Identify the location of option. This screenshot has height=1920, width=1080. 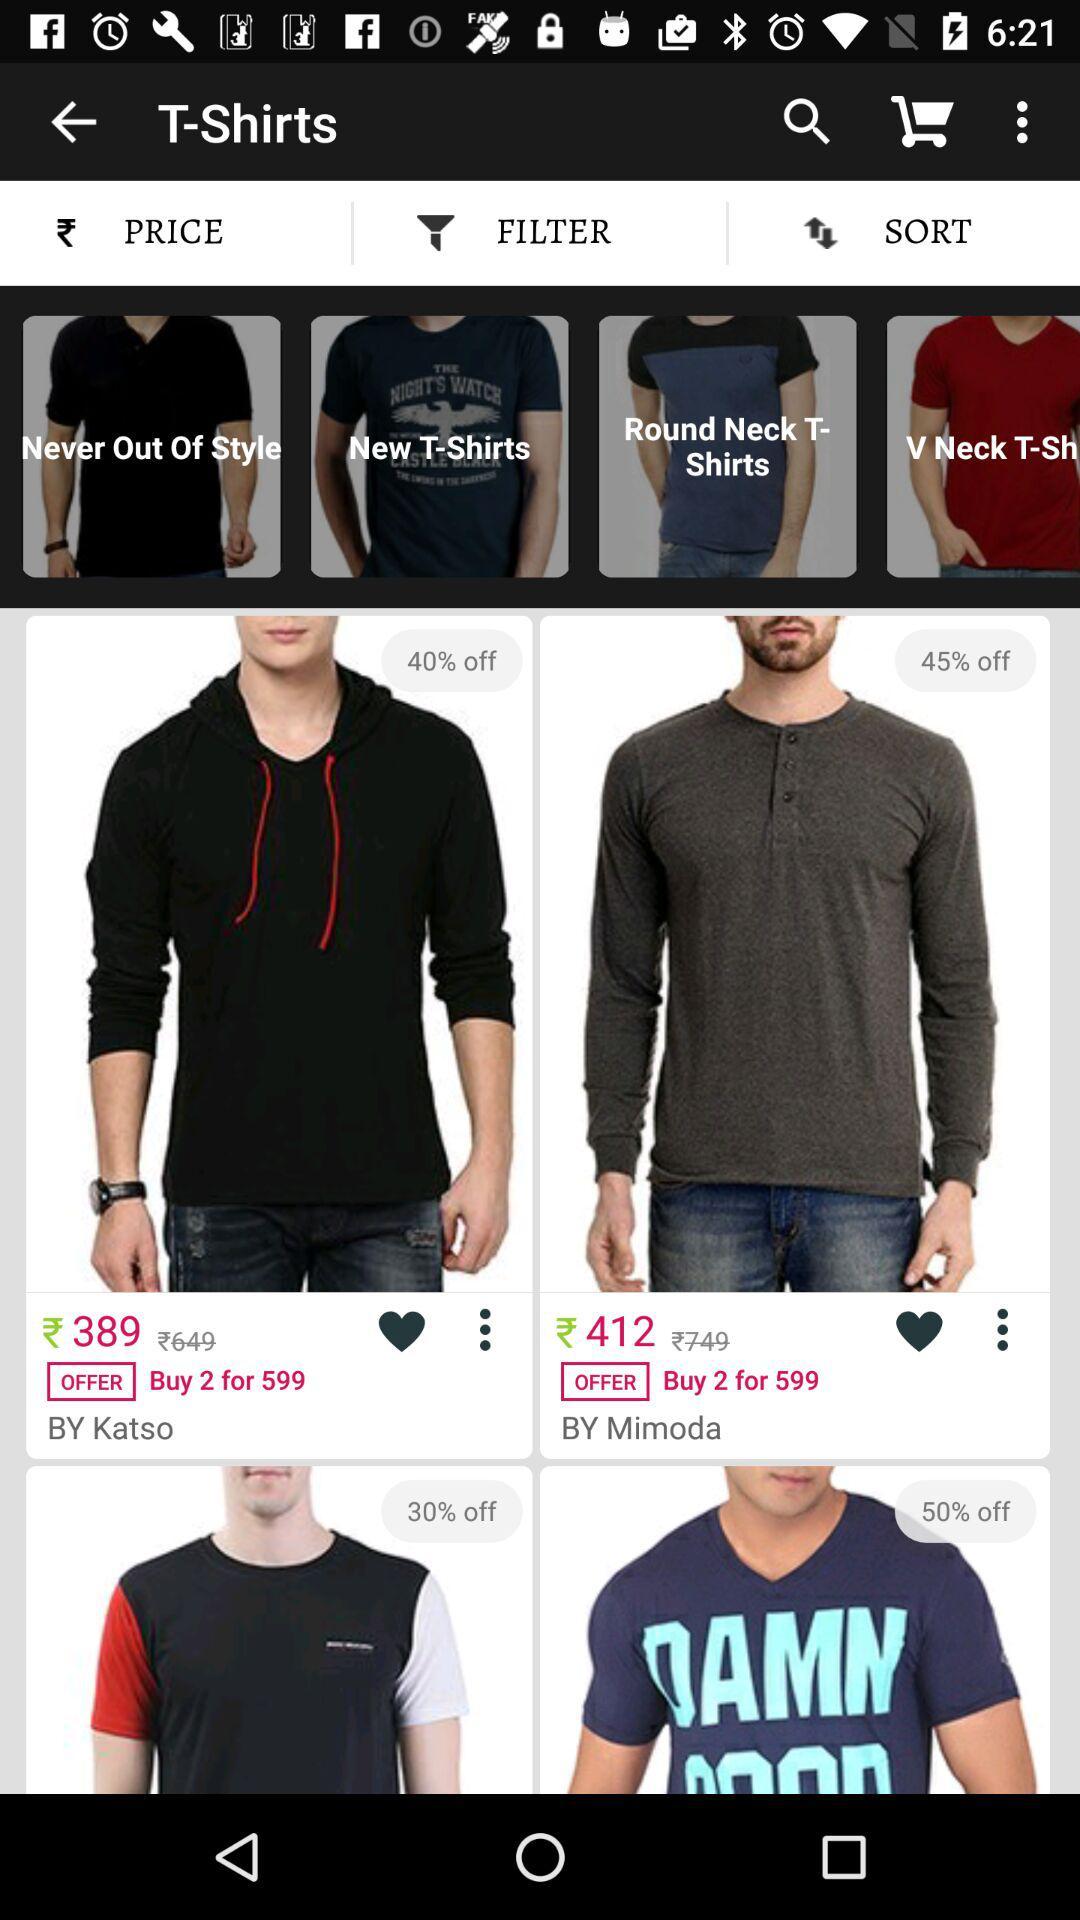
(1010, 1329).